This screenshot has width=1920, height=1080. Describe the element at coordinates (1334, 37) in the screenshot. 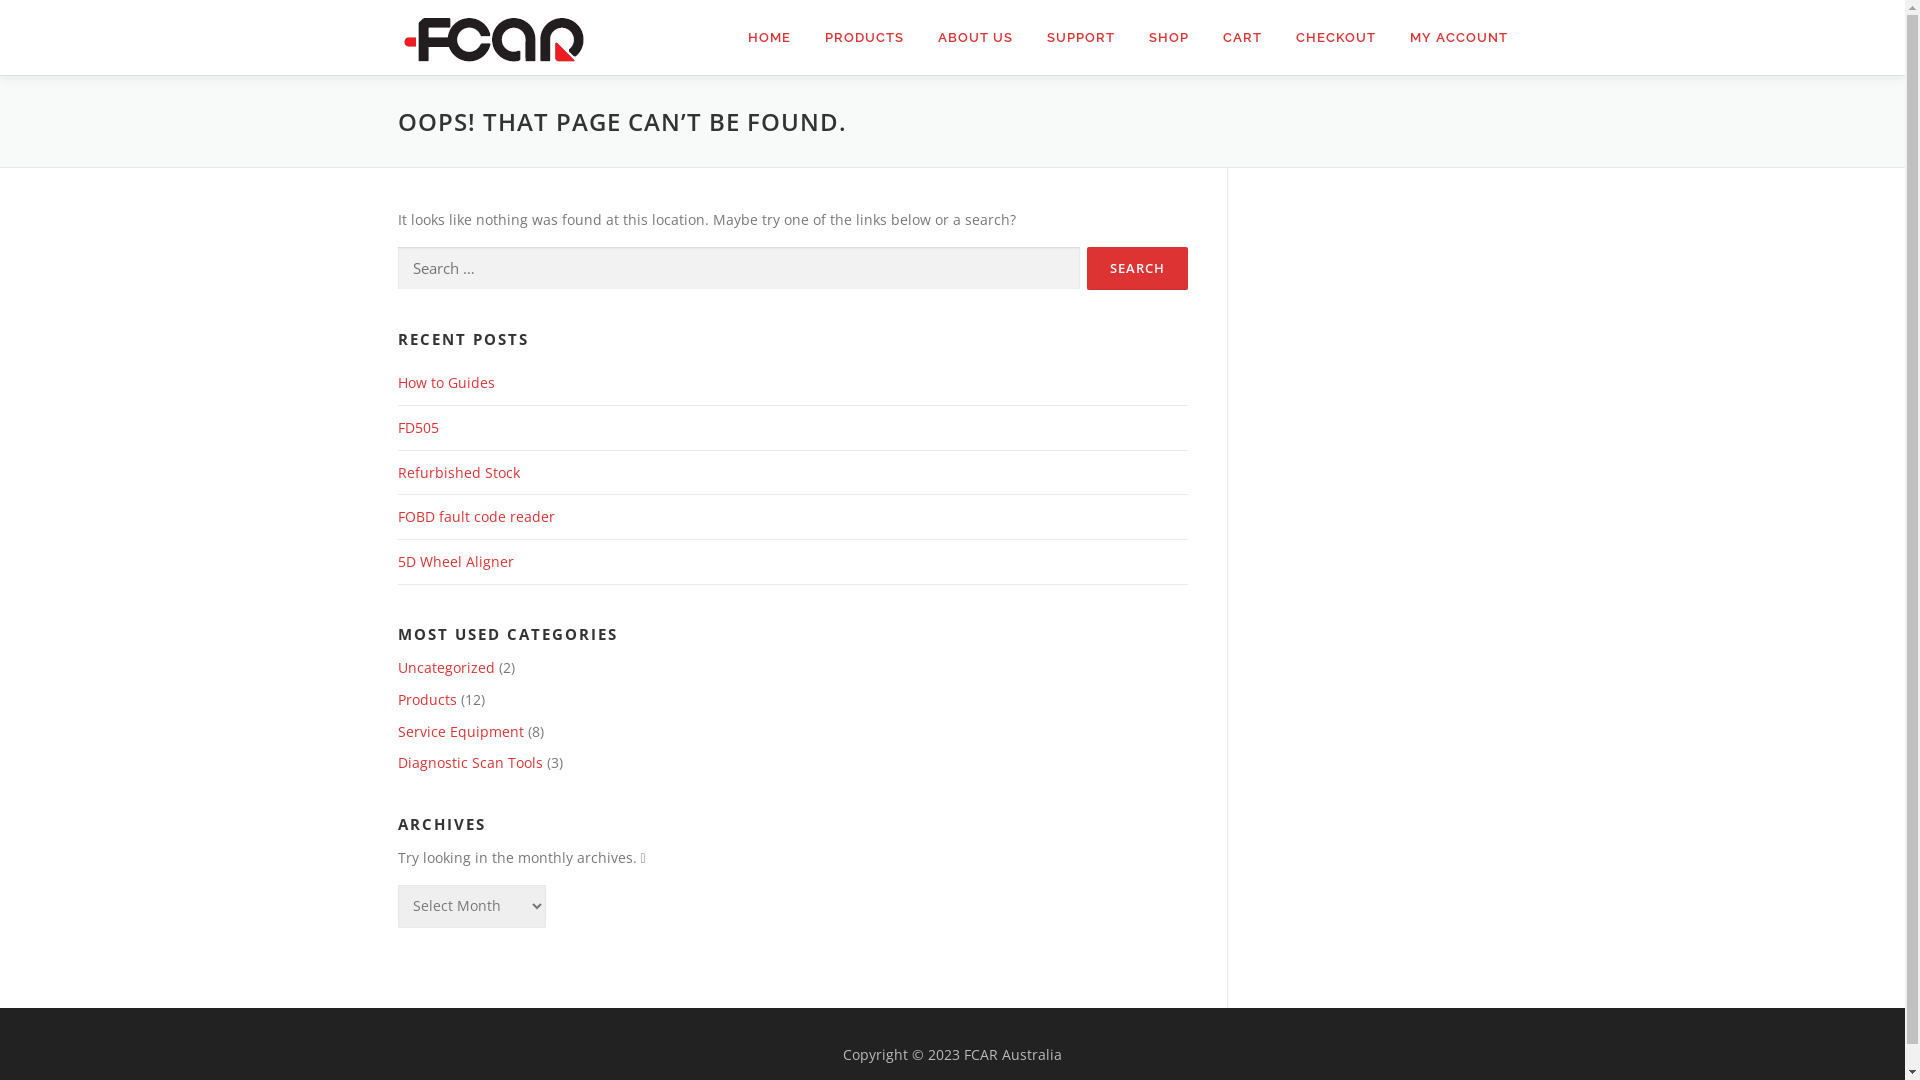

I see `'CHECKOUT'` at that location.